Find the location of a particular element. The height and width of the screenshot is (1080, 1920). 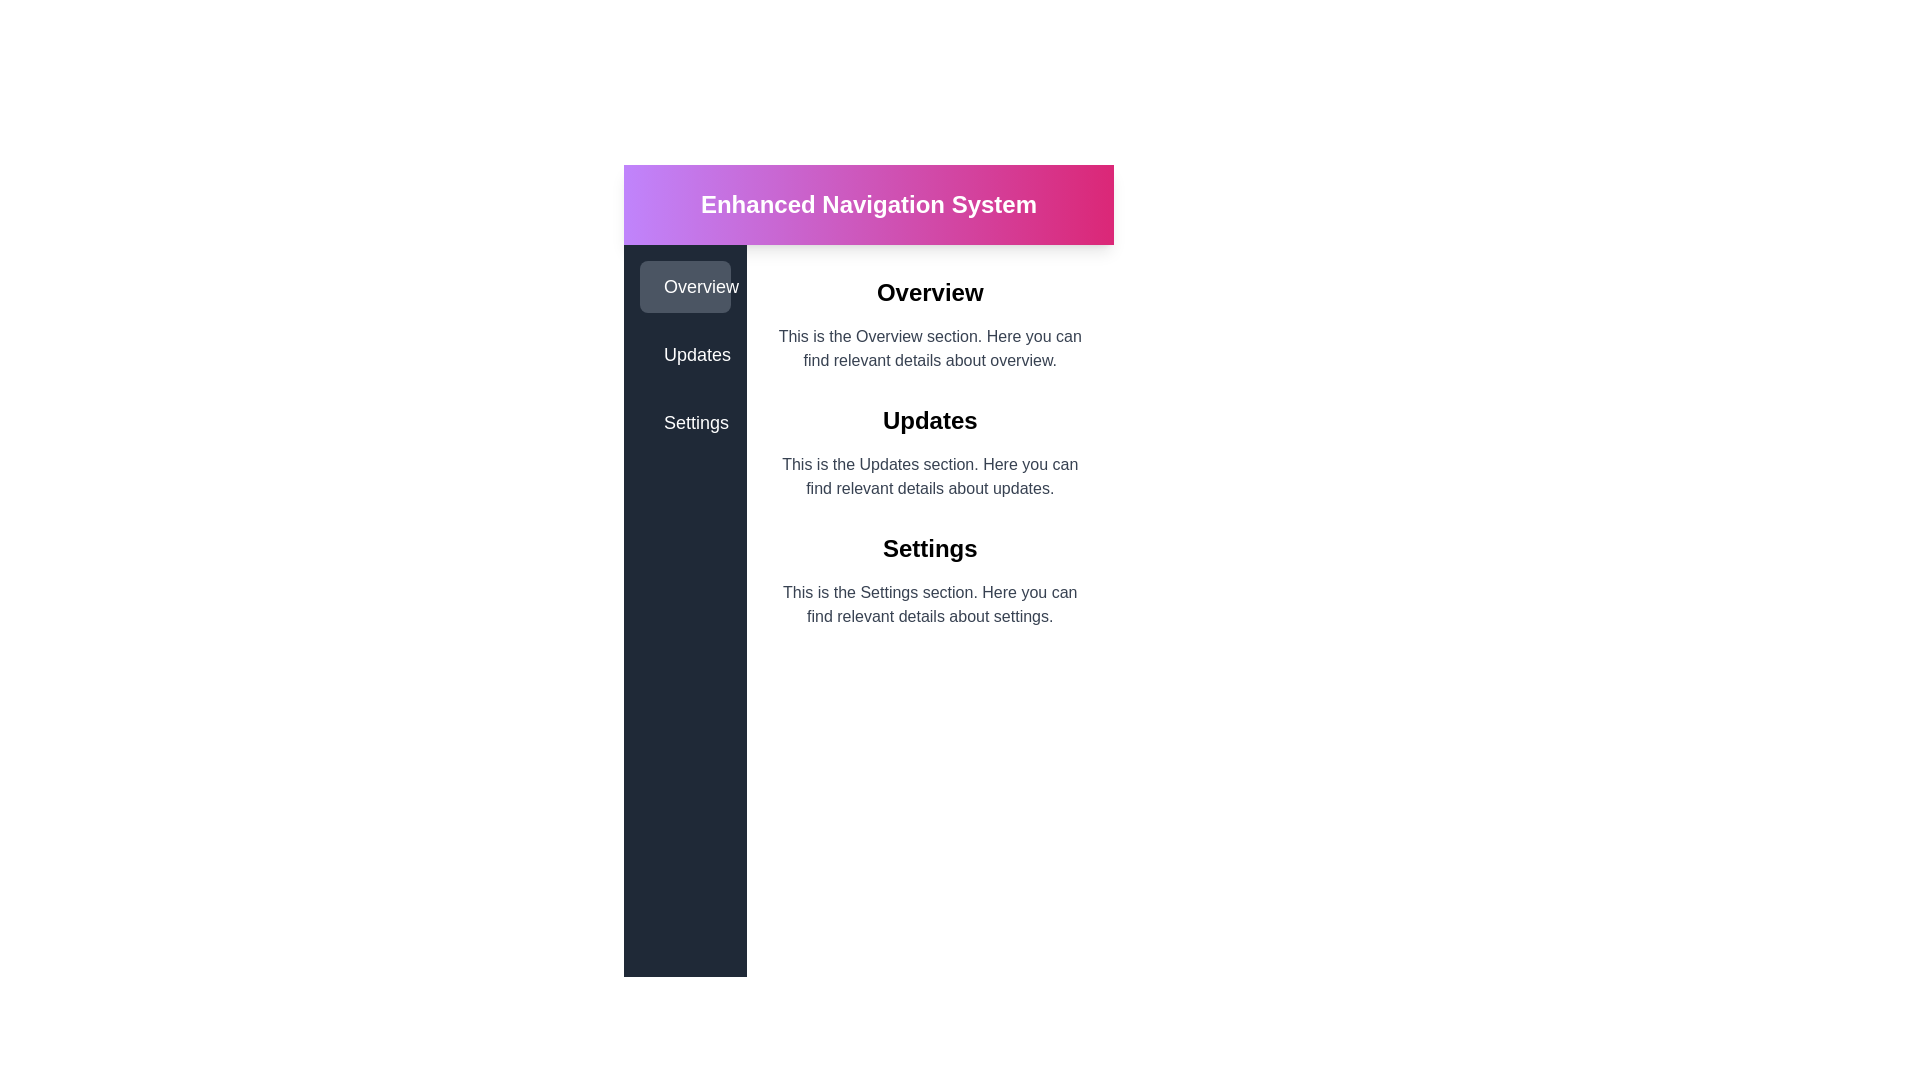

the 'Updates' link in the vertical navigation menu located on the left sidebar, which is the second item below 'Overview' and above 'Settings' is located at coordinates (685, 353).